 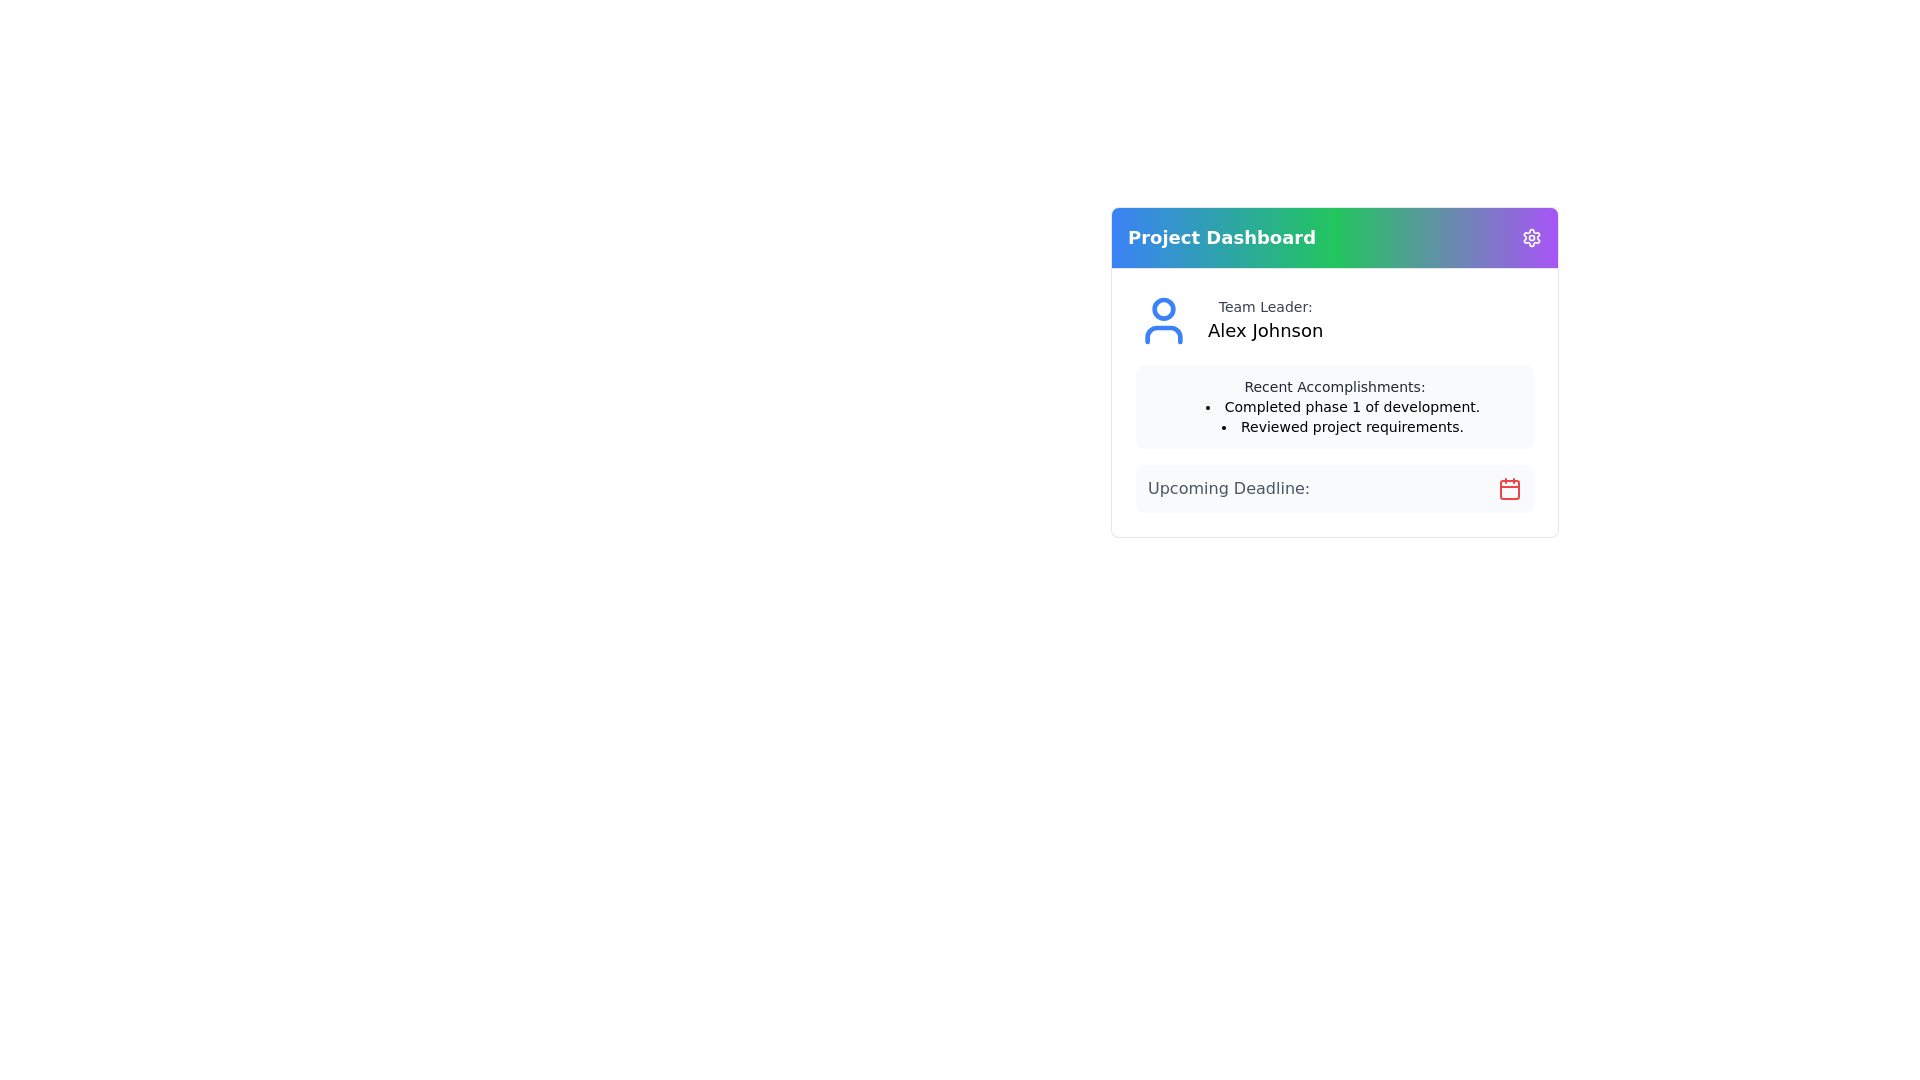 I want to click on the gear-shaped icon representing settings located at the top-right corner of the 'Project Dashboard' card, so click(x=1530, y=237).